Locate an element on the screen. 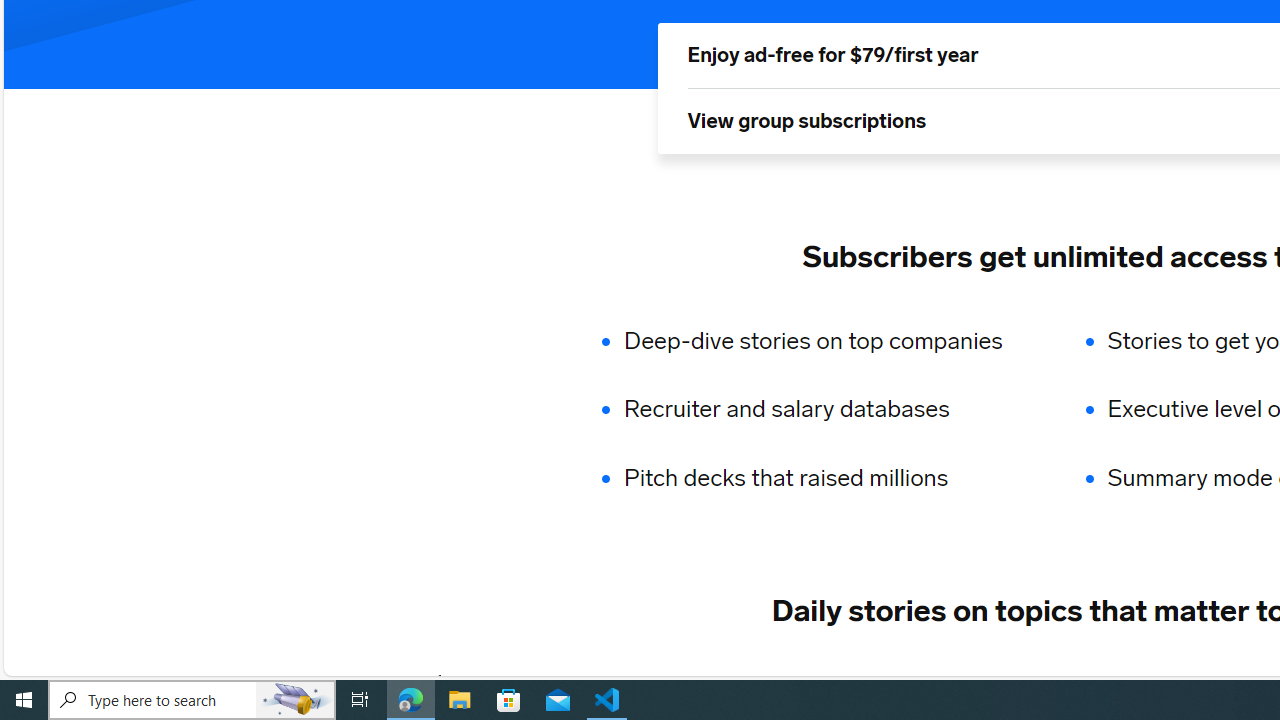 The height and width of the screenshot is (720, 1280). 'Recruiter and salary databases' is located at coordinates (826, 409).